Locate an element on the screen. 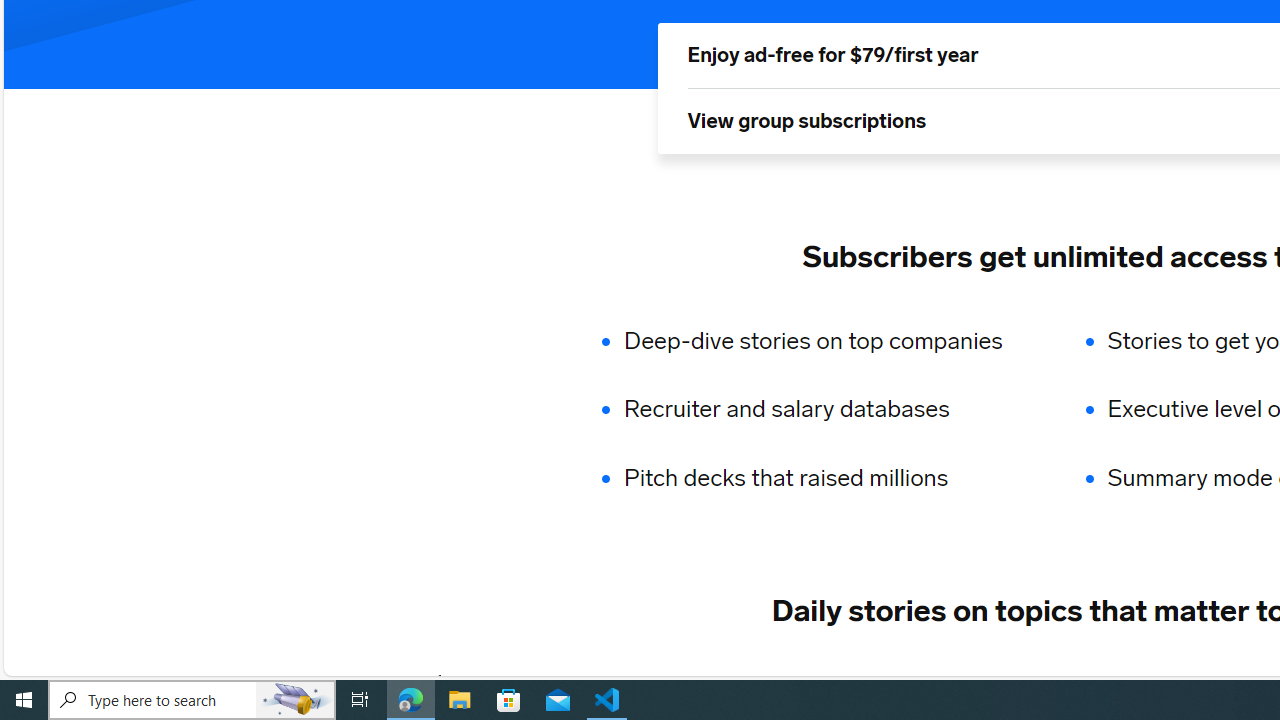 The height and width of the screenshot is (720, 1280). 'Recruiter and salary databases' is located at coordinates (826, 409).